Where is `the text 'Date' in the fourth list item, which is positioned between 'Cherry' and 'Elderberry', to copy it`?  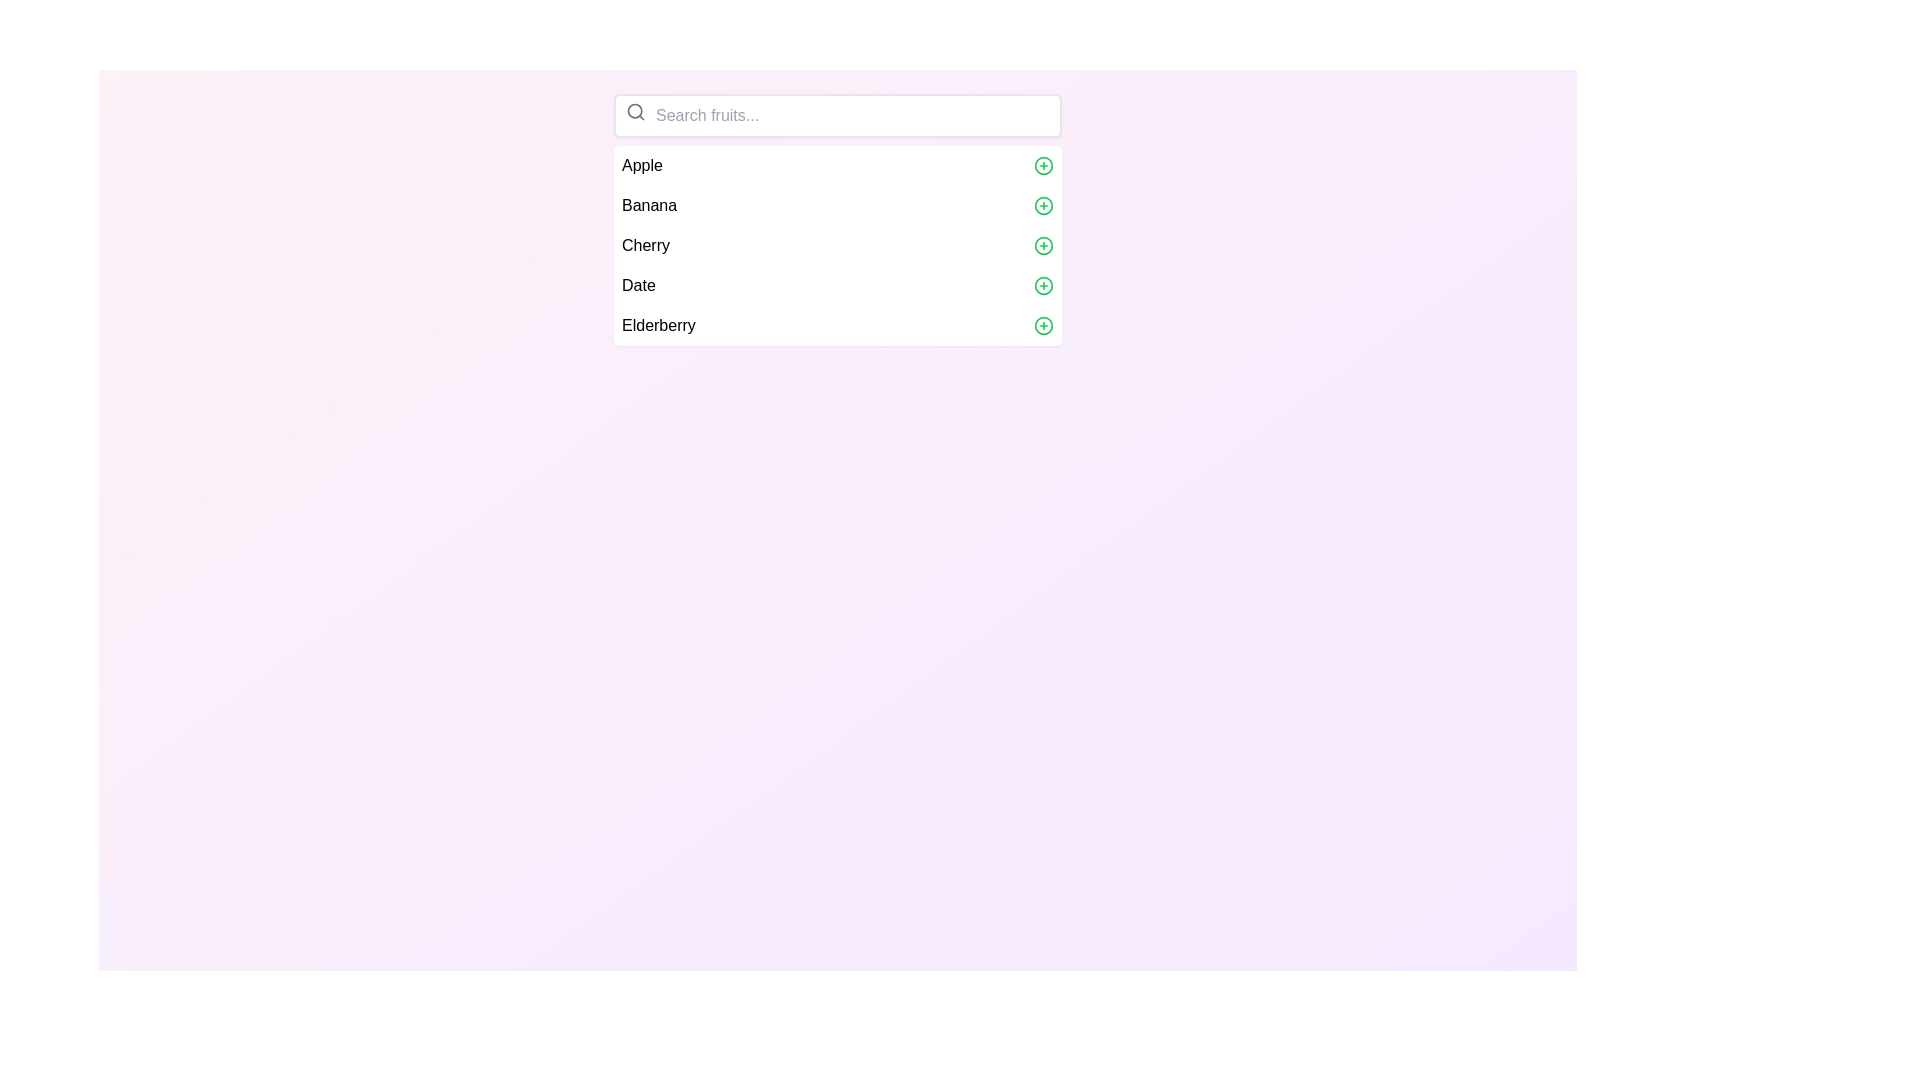 the text 'Date' in the fourth list item, which is positioned between 'Cherry' and 'Elderberry', to copy it is located at coordinates (838, 285).